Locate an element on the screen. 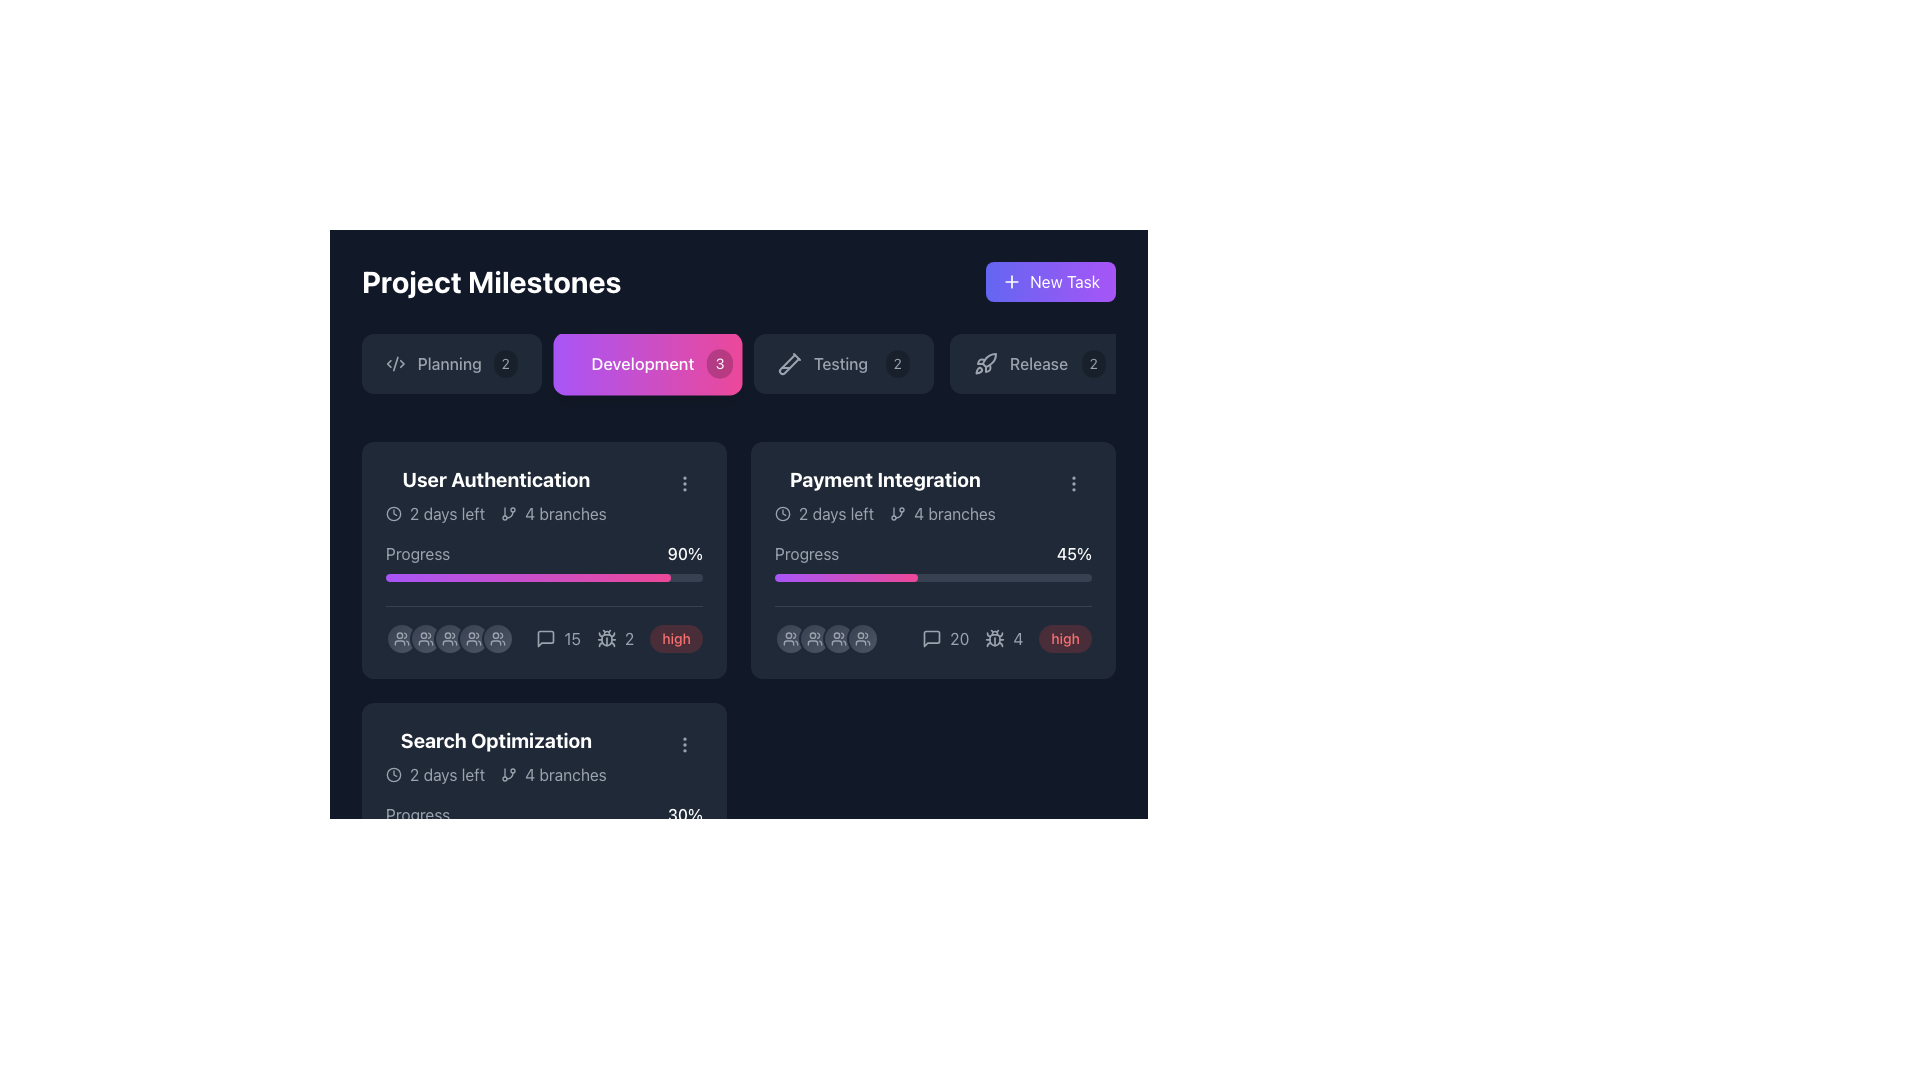  the prominent bold text label displaying 'User Authentication' located at the top-left section of the project card is located at coordinates (496, 479).